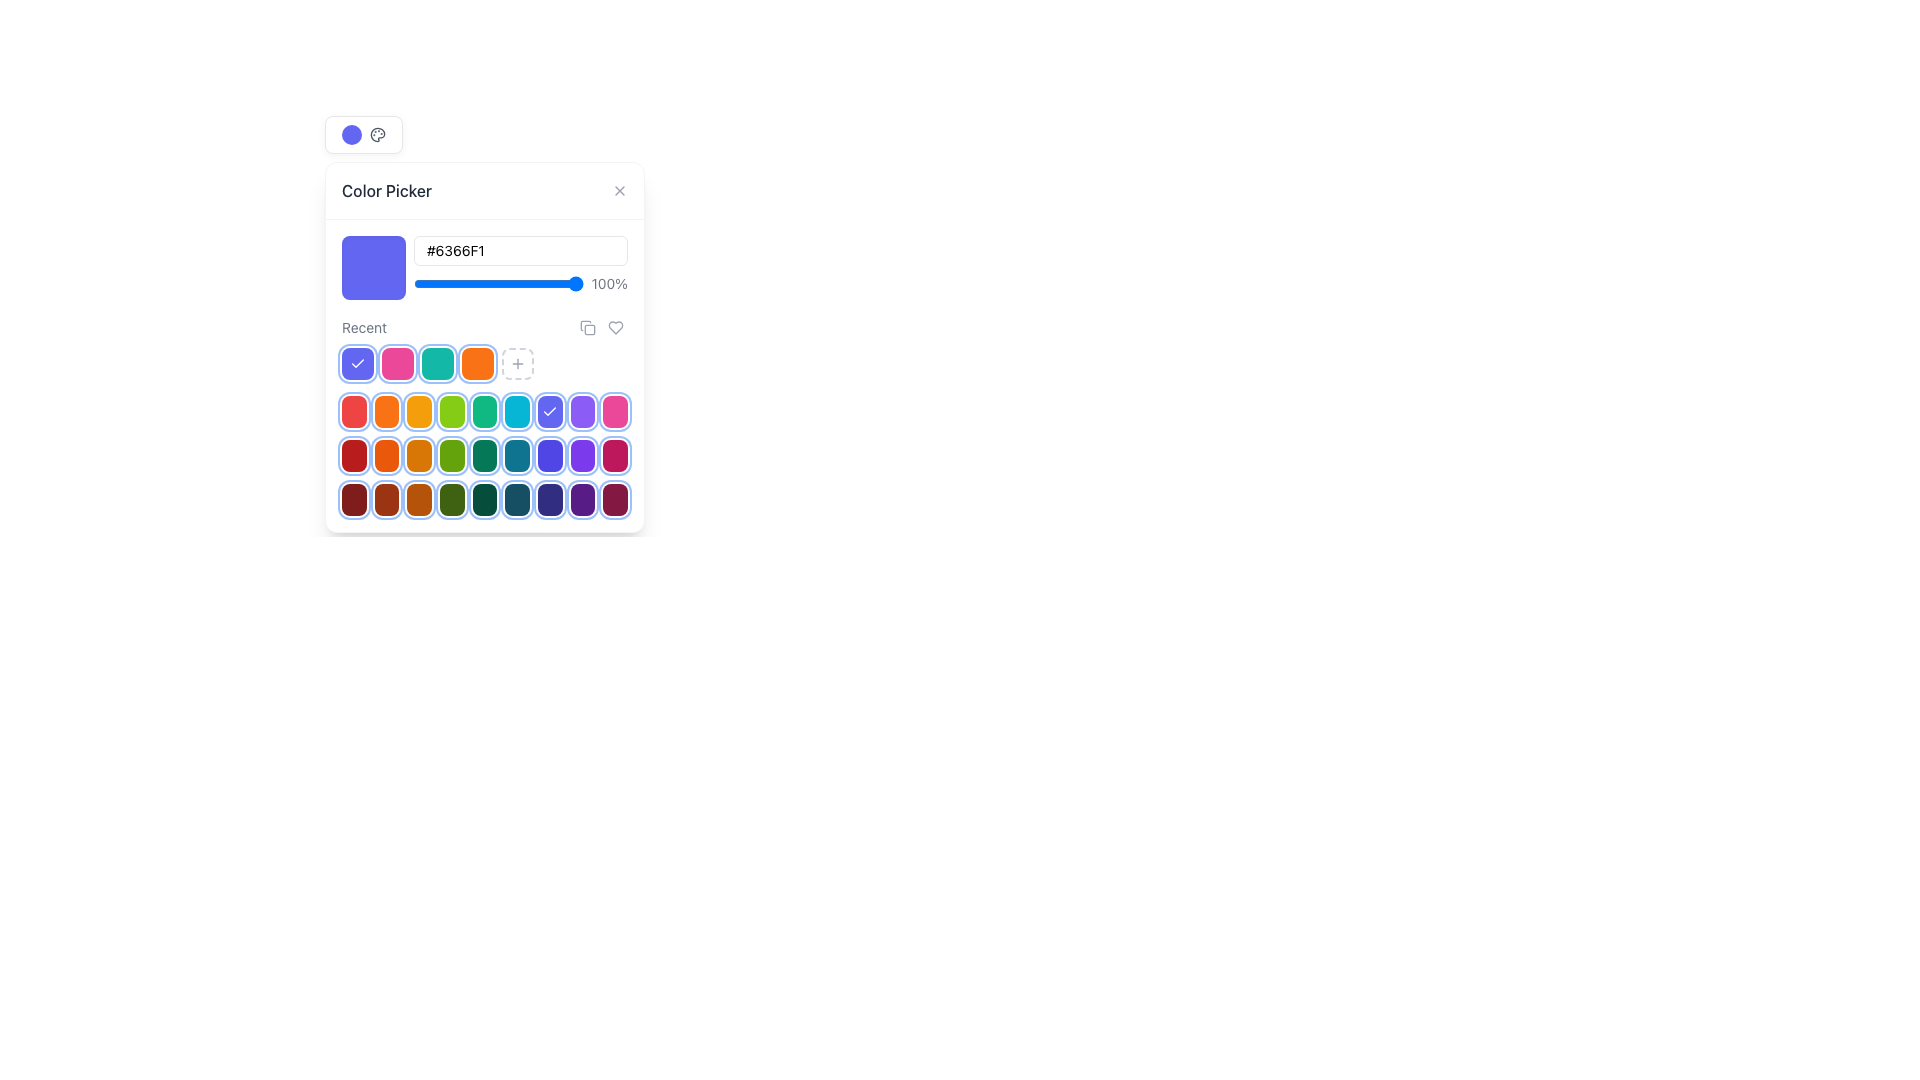  What do you see at coordinates (517, 499) in the screenshot?
I see `the sixth icon in the horizontal grid of color picker tools, which has a dark teal background and rounded corners` at bounding box center [517, 499].